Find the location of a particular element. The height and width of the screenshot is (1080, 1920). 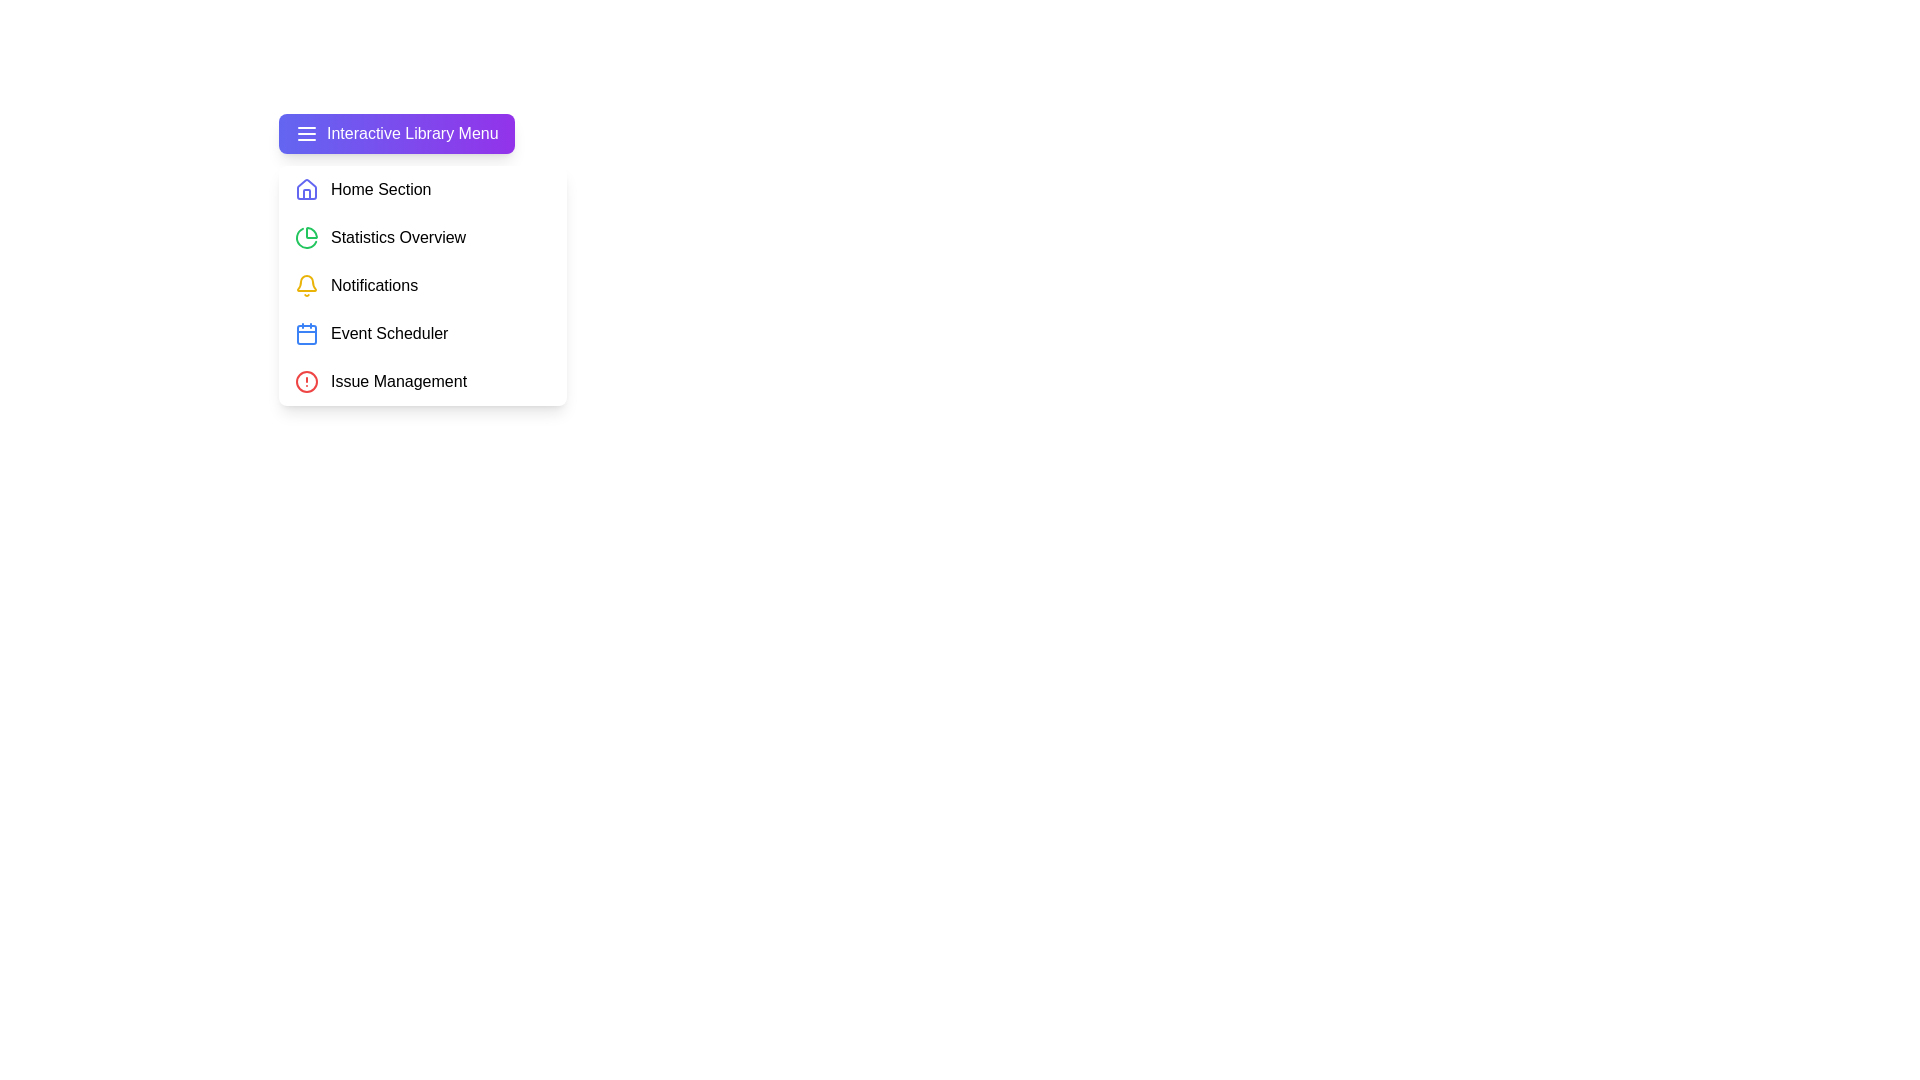

the menu item Notifications from the LibraryMenu is located at coordinates (421, 285).